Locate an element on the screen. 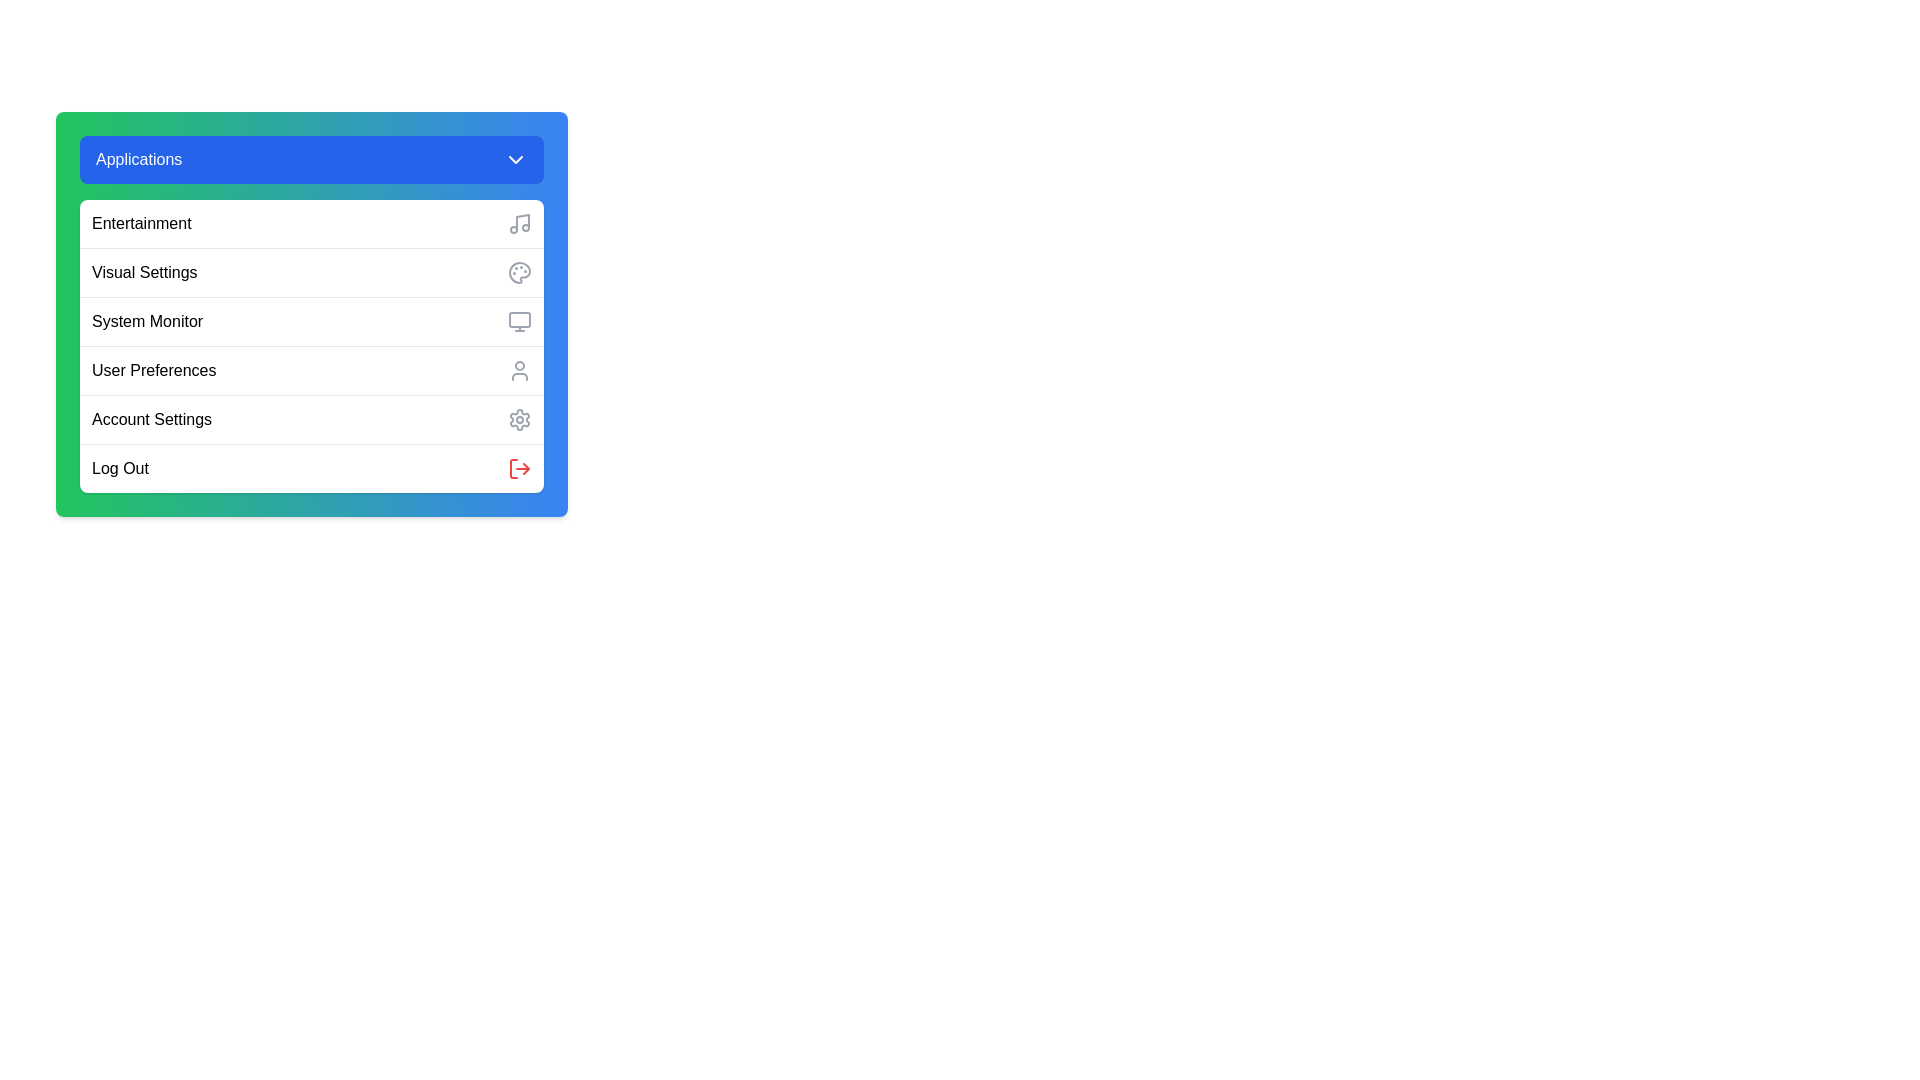 This screenshot has width=1920, height=1080. the menu option Visual Settings from the menu is located at coordinates (311, 272).